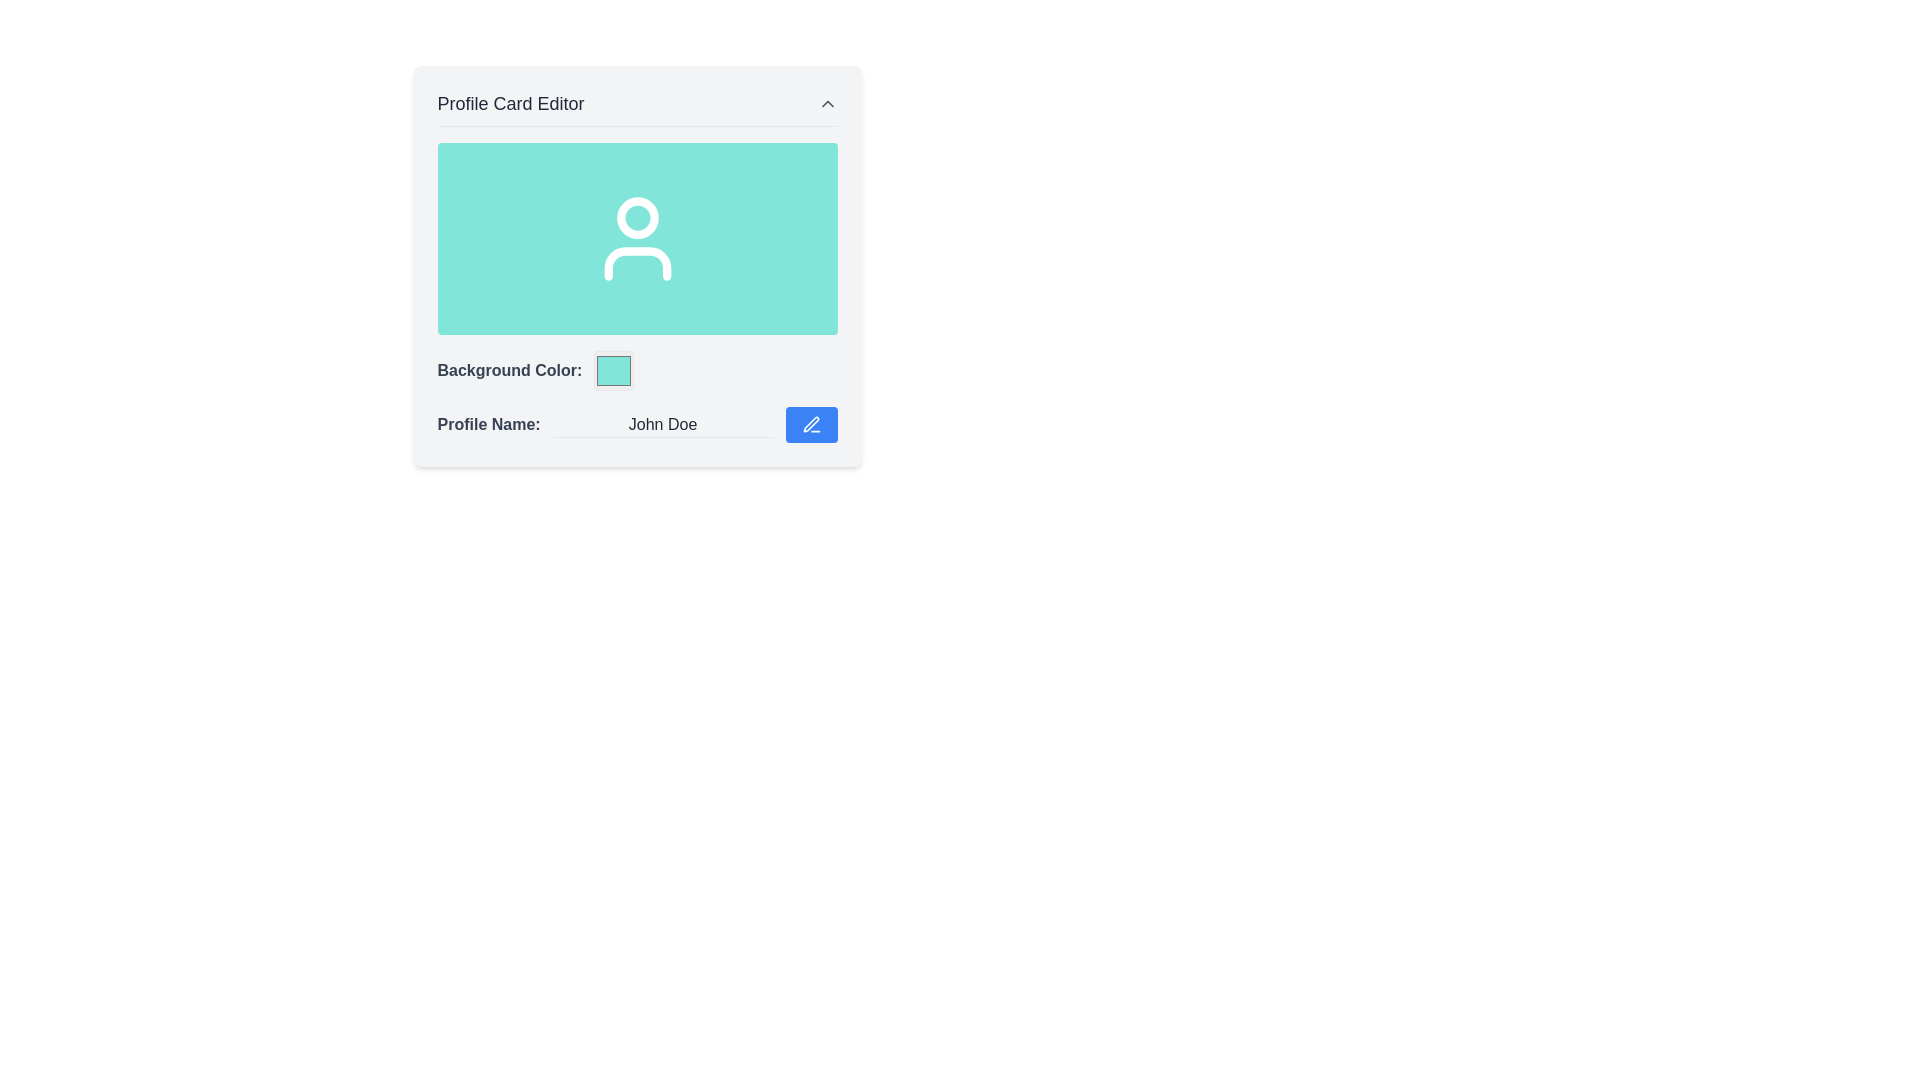 The image size is (1920, 1080). What do you see at coordinates (509, 370) in the screenshot?
I see `the text label indicating the background color input in the Profile Card Editor section` at bounding box center [509, 370].